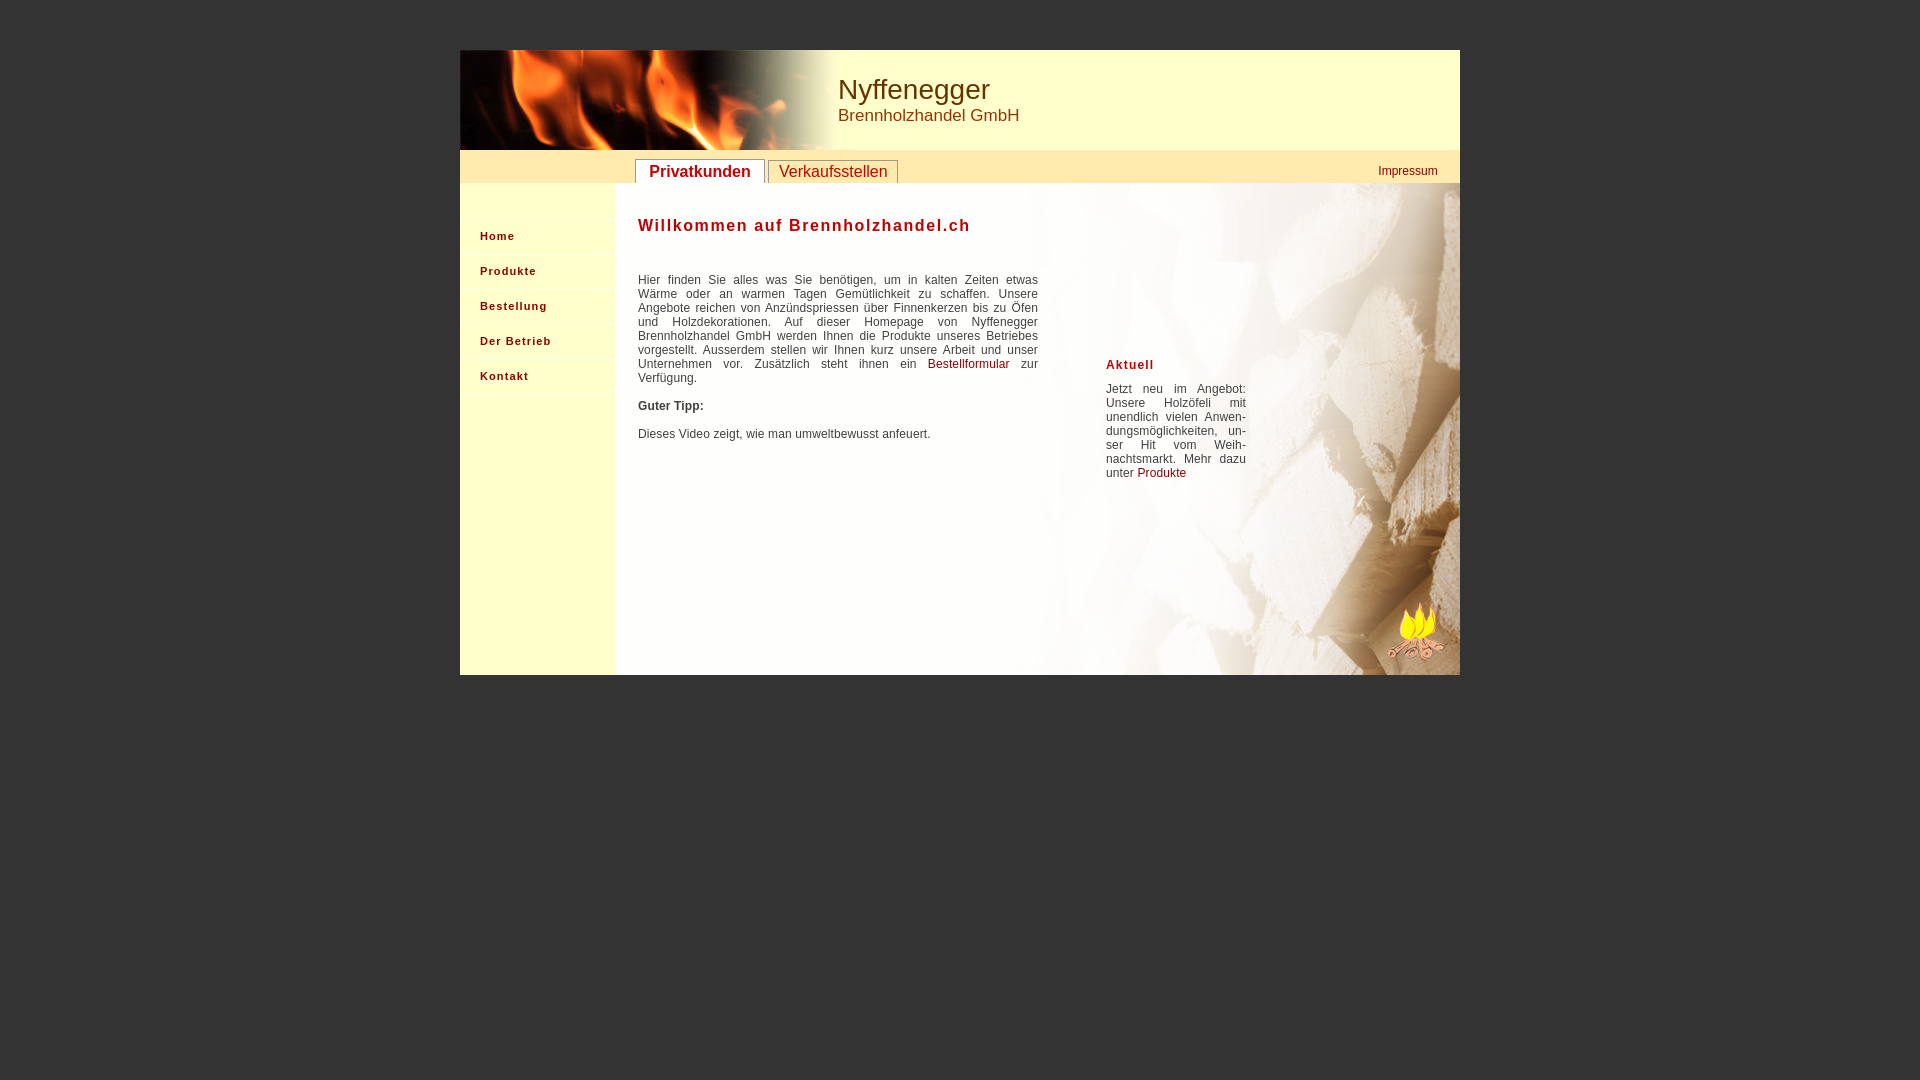 The height and width of the screenshot is (1080, 1920). What do you see at coordinates (767, 171) in the screenshot?
I see `'Verkaufsstellen'` at bounding box center [767, 171].